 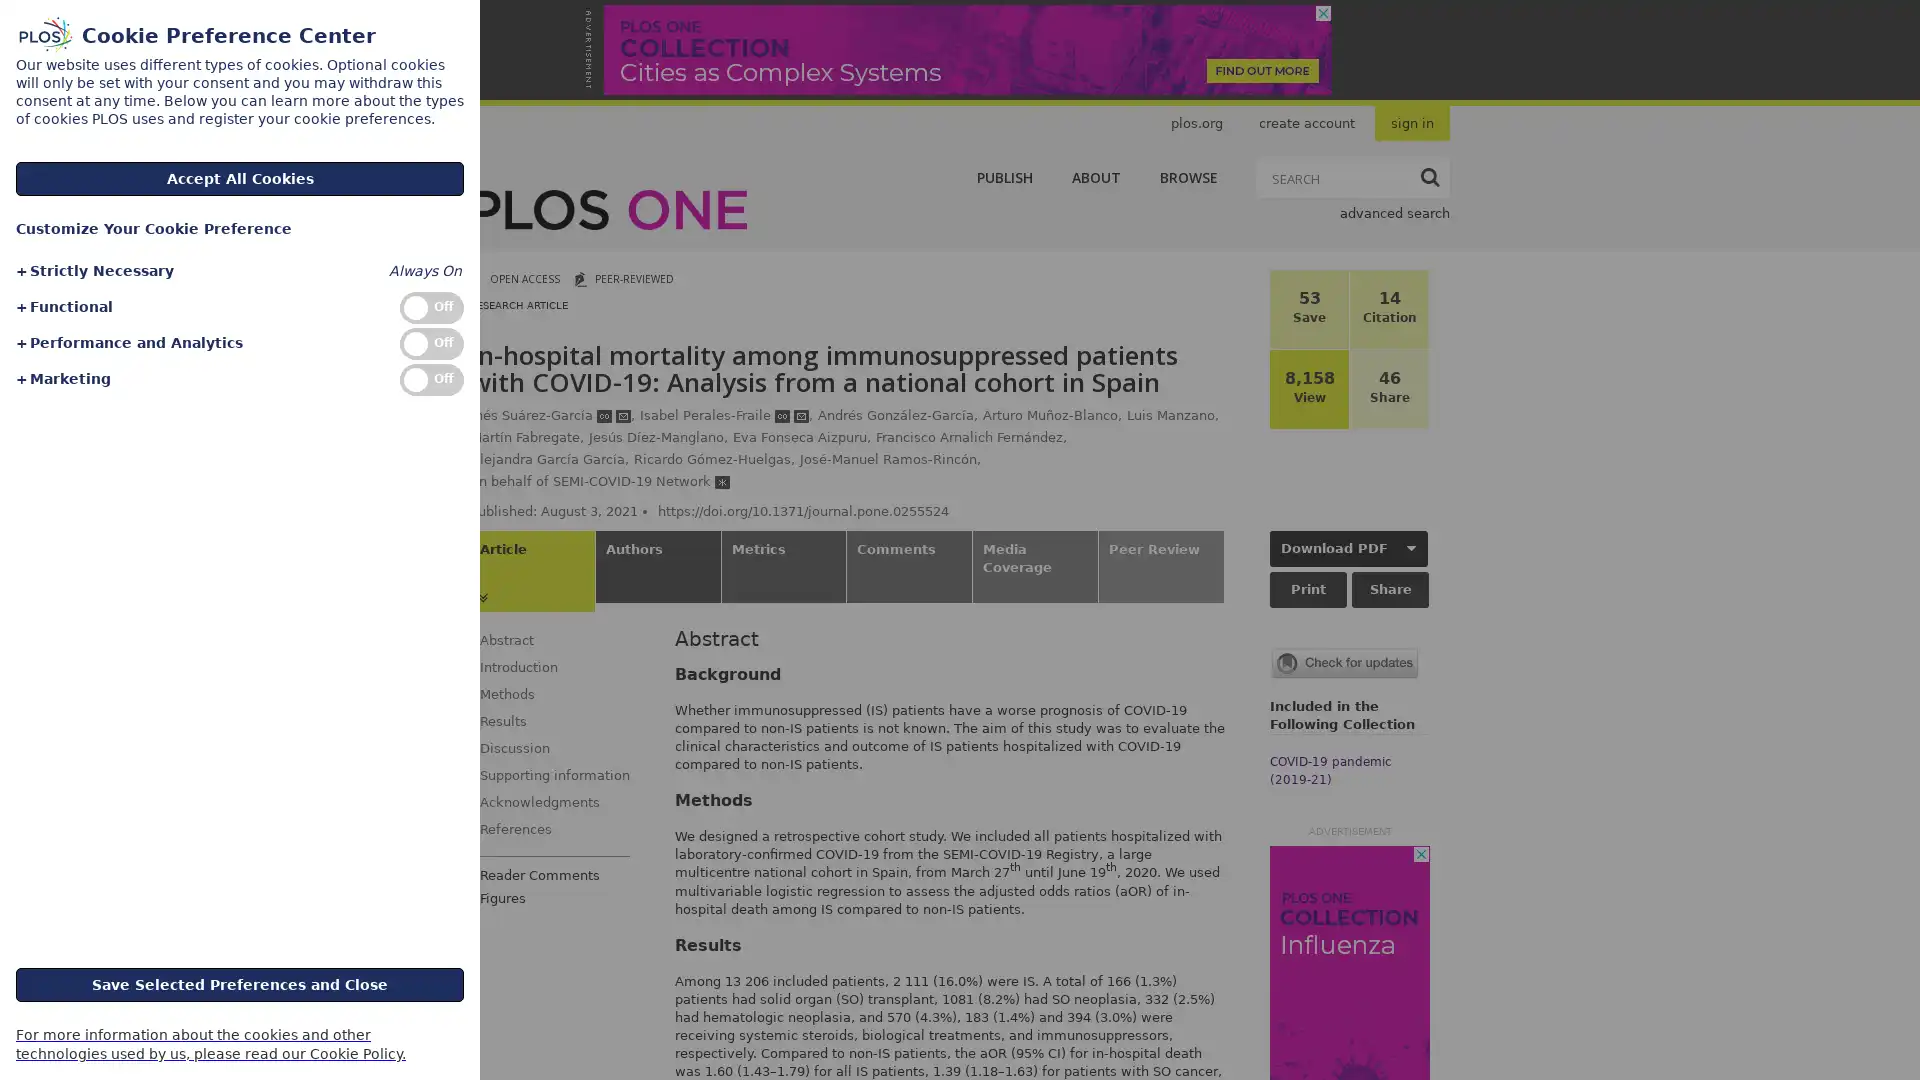 What do you see at coordinates (240, 982) in the screenshot?
I see `Save Selected Preferences and Close` at bounding box center [240, 982].